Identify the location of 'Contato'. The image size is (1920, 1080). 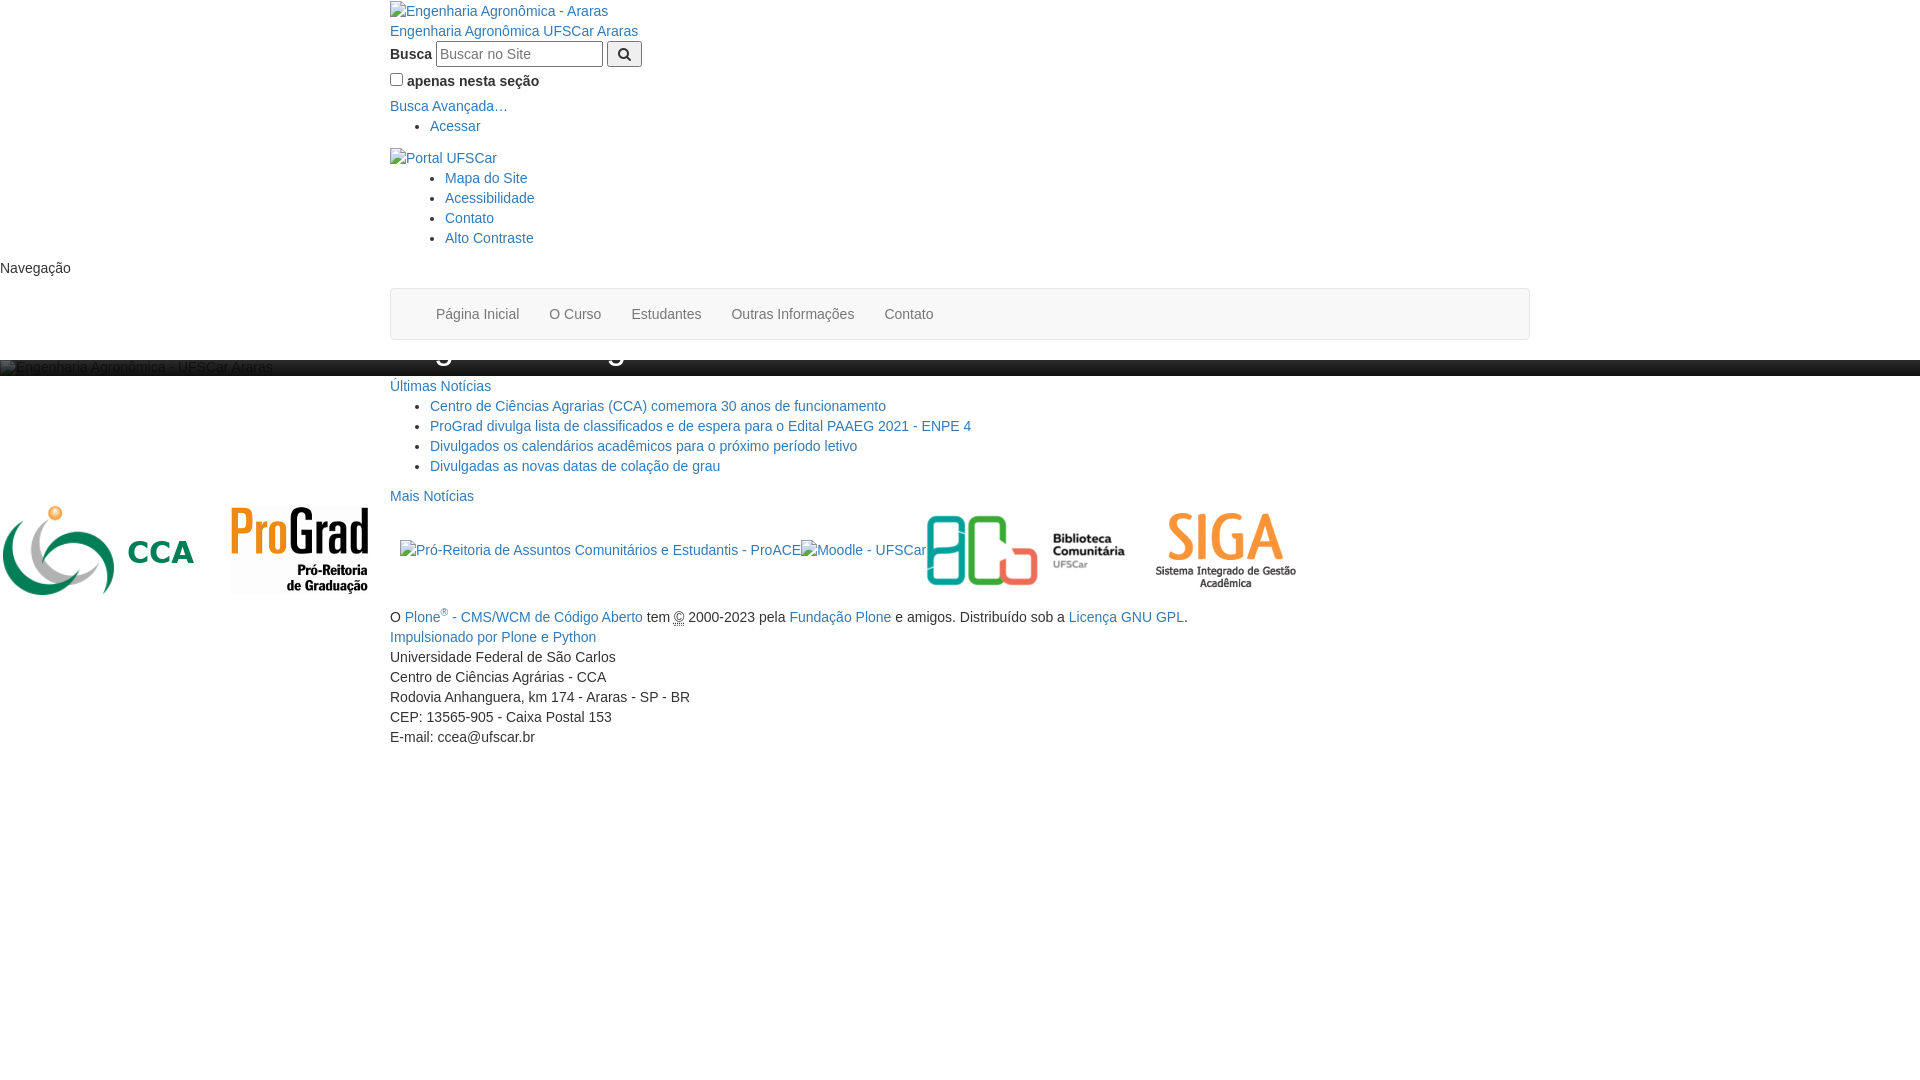
(907, 313).